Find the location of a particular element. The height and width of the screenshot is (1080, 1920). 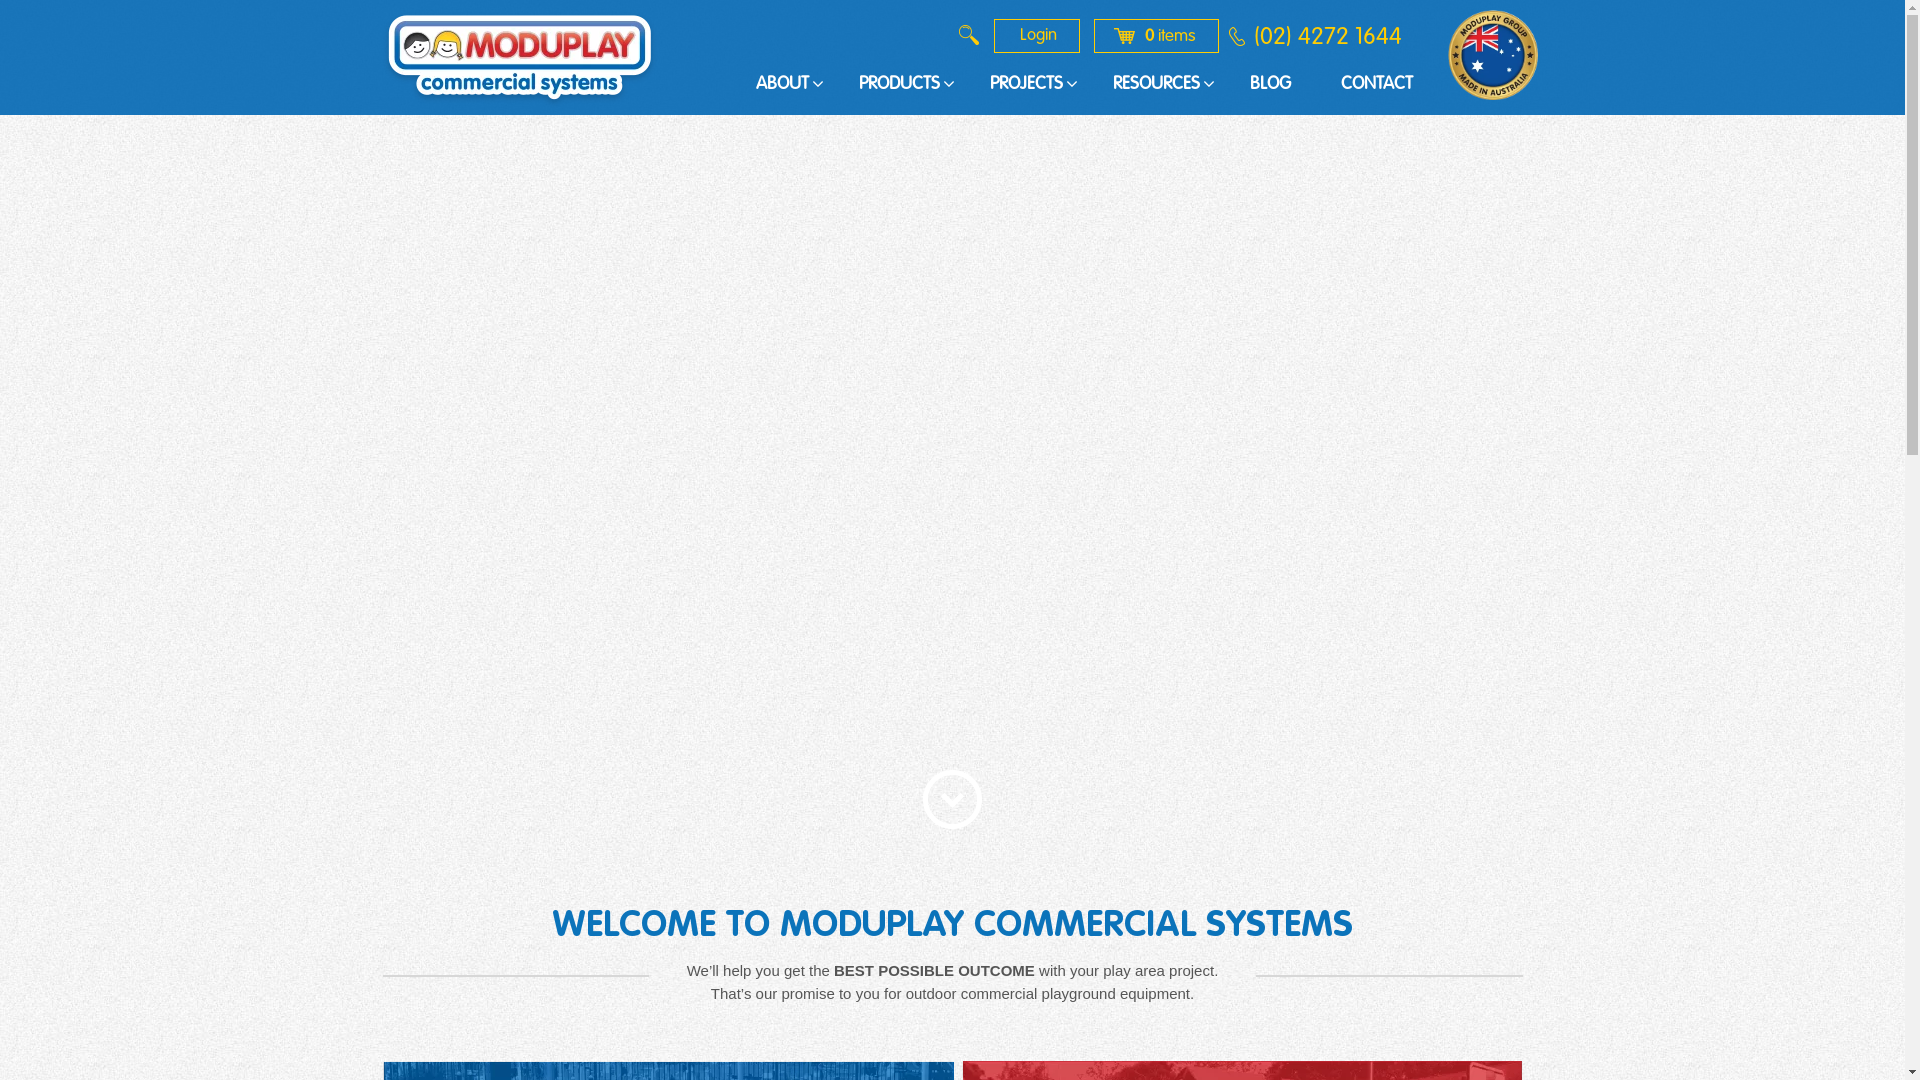

'Login' is located at coordinates (1036, 35).